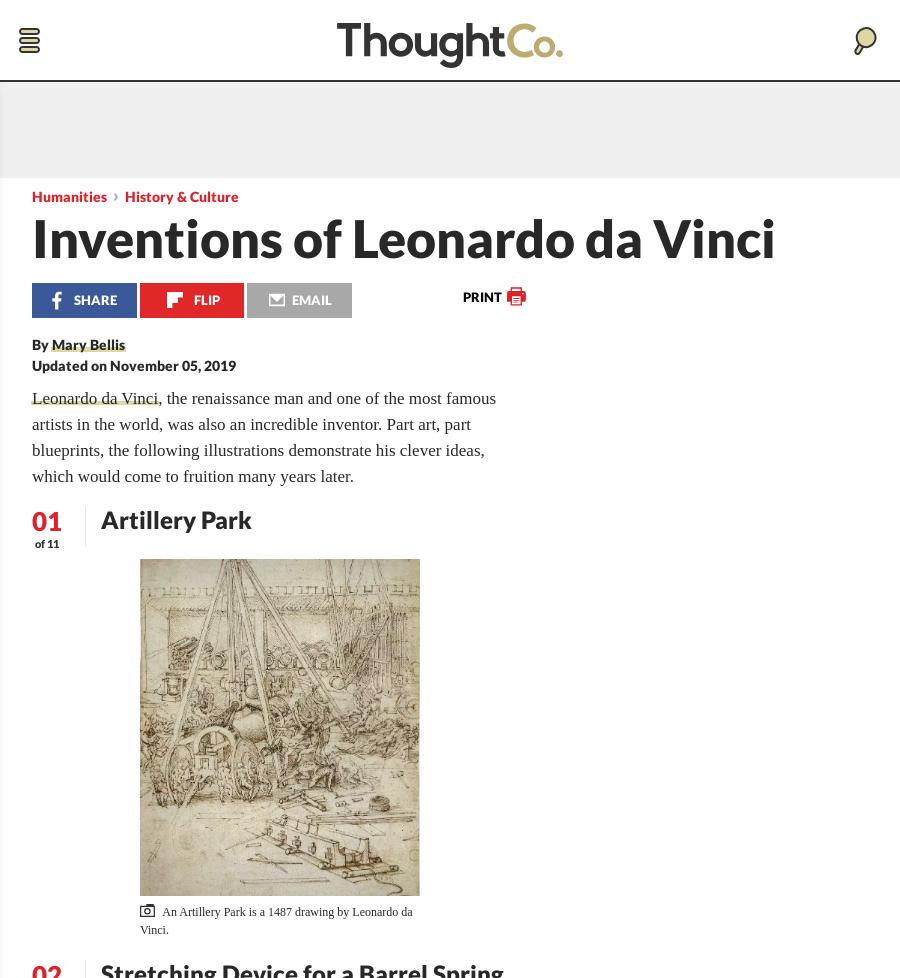 The image size is (900, 978). What do you see at coordinates (34, 543) in the screenshot?
I see `'of 11'` at bounding box center [34, 543].